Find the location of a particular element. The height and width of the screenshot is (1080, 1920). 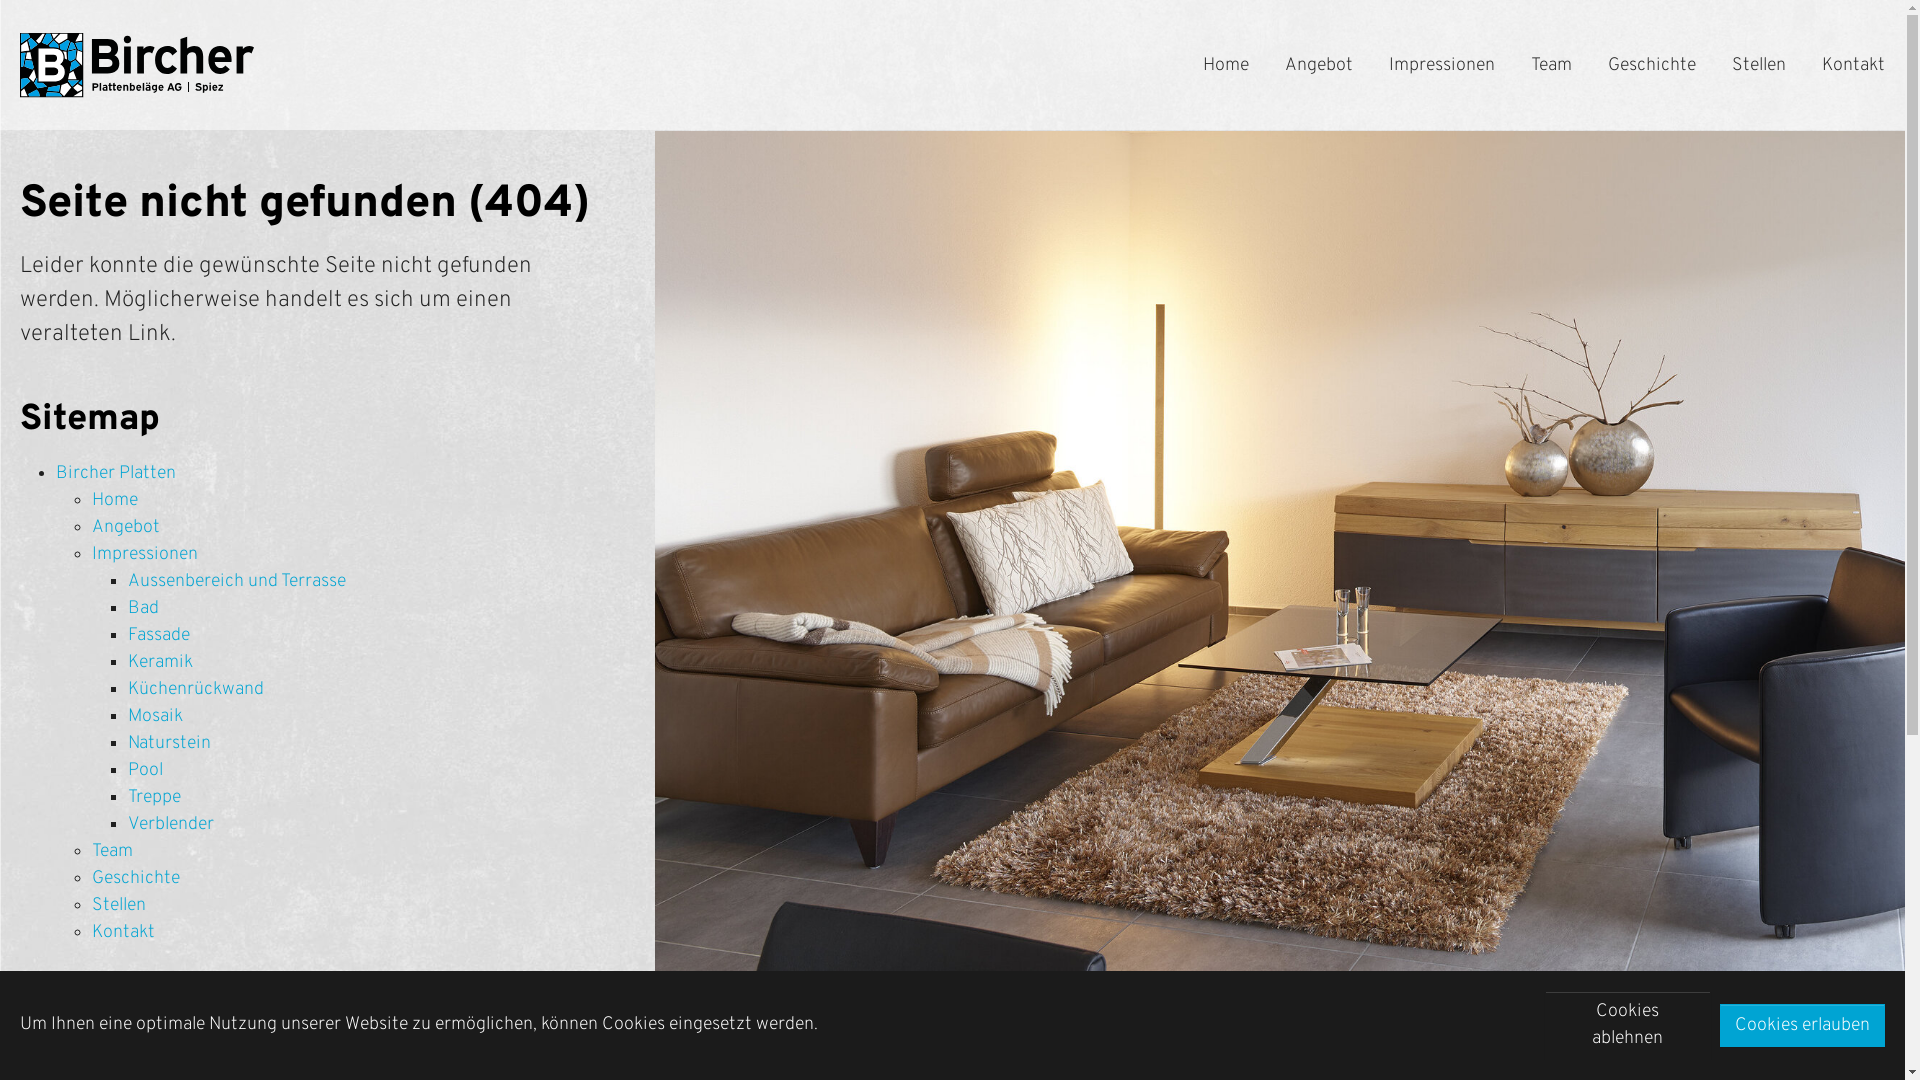

'Keramik' is located at coordinates (127, 662).